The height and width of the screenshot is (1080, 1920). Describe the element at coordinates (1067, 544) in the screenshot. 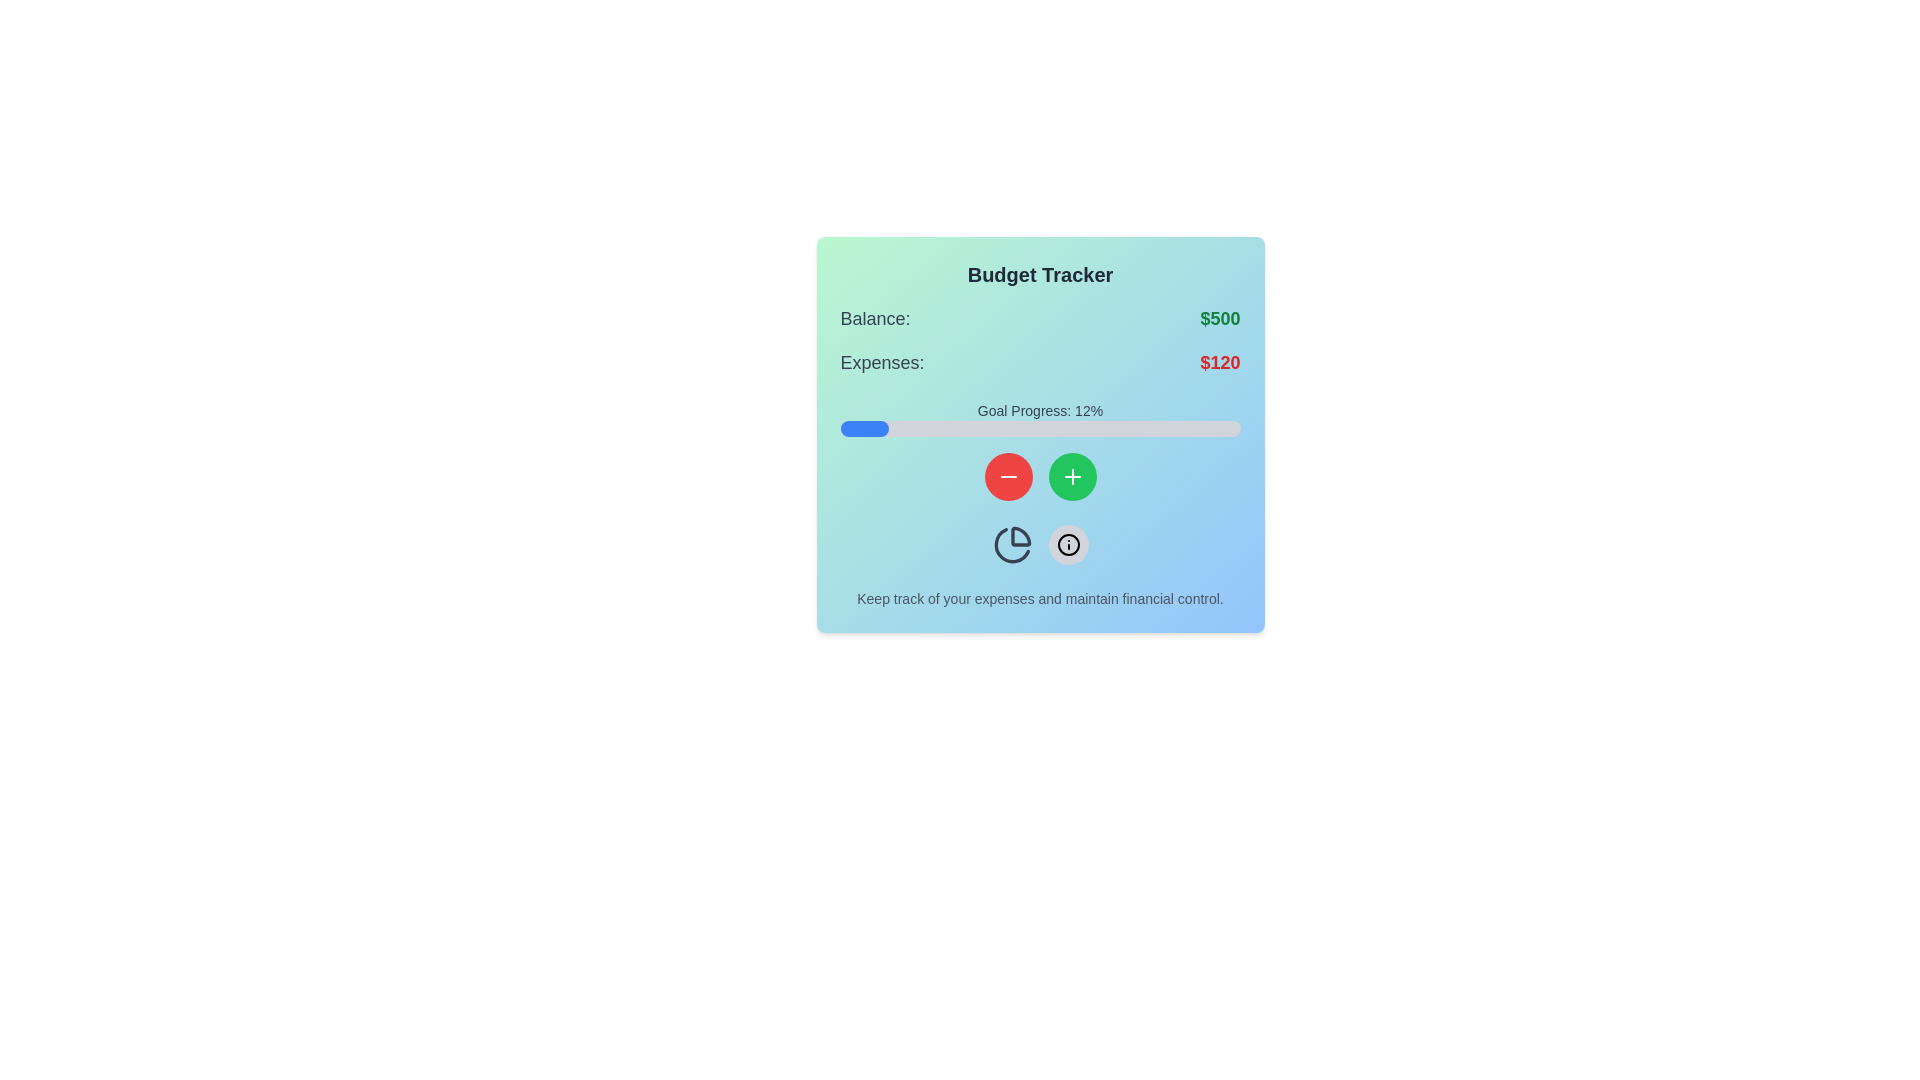

I see `the button located as the second icon in a row of interactive options at the bottom section of the main card interface` at that location.